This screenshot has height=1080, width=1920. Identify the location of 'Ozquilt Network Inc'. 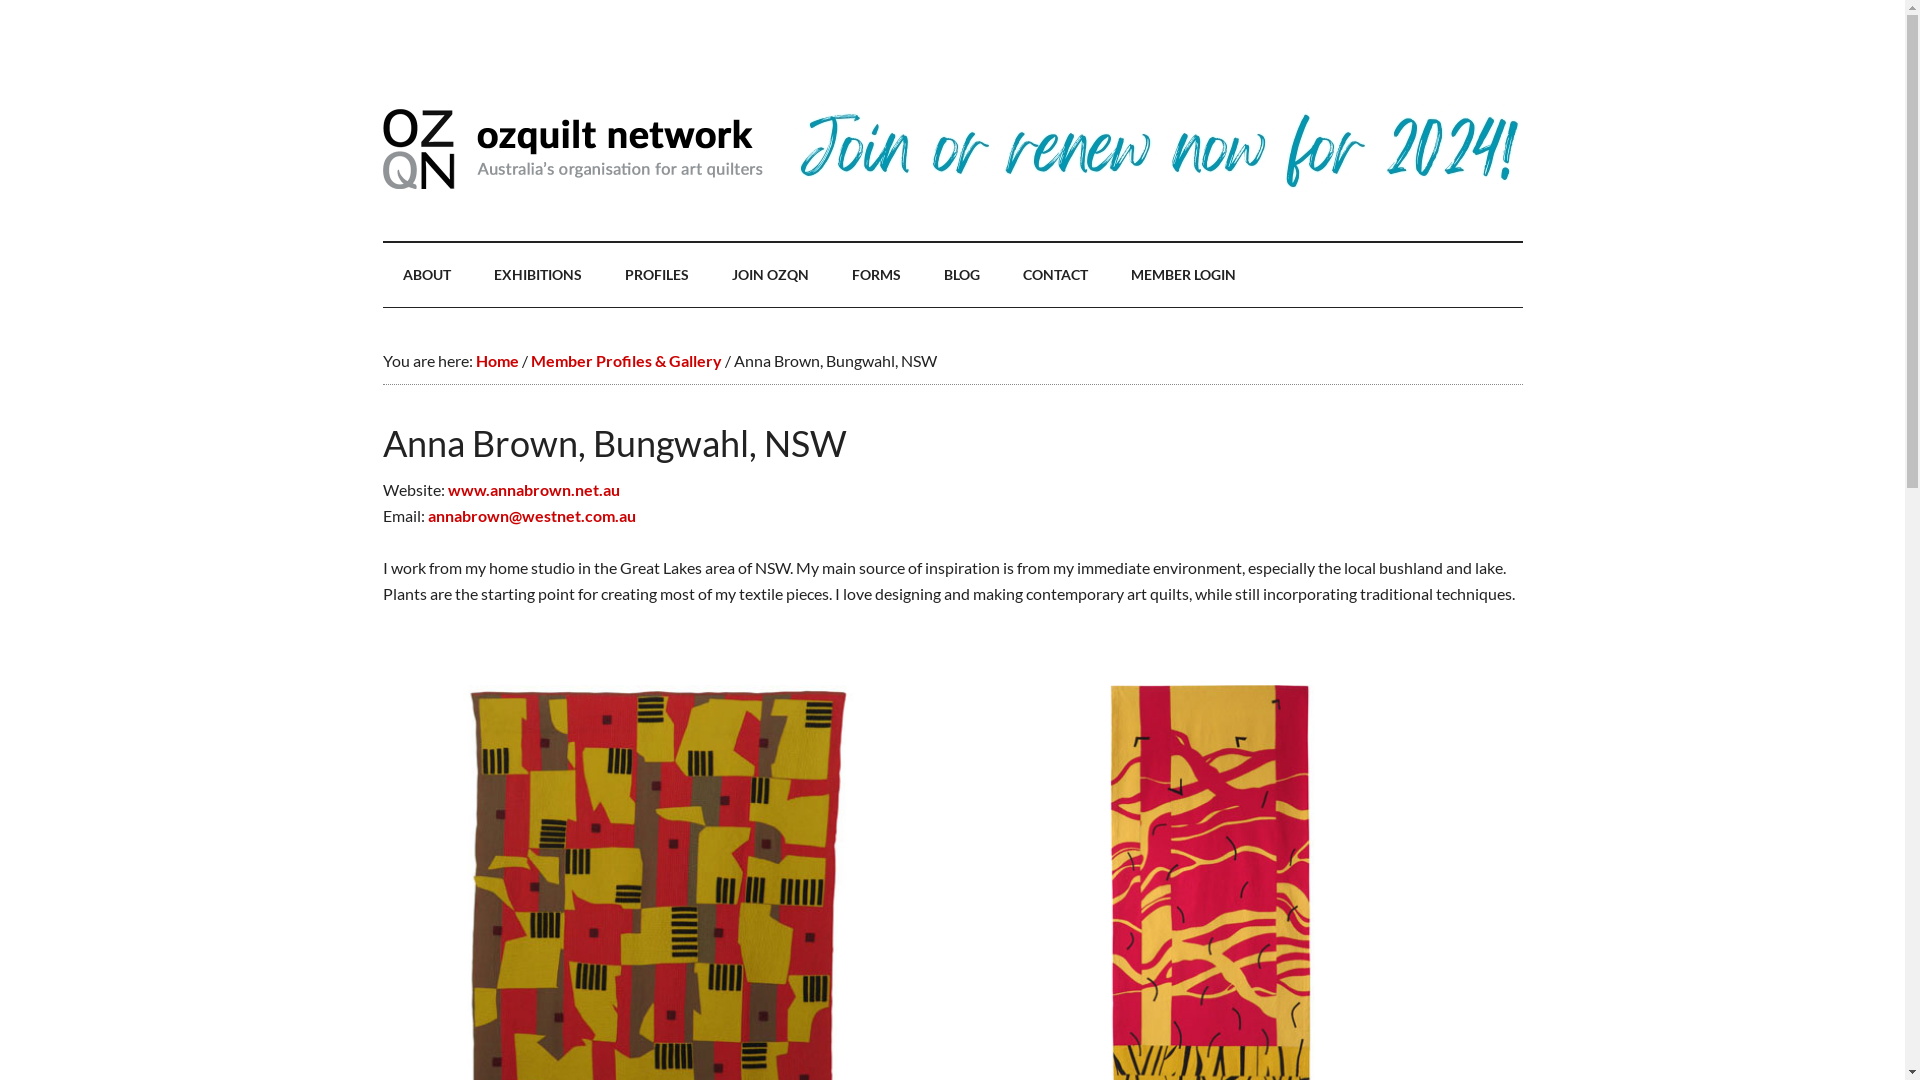
(570, 148).